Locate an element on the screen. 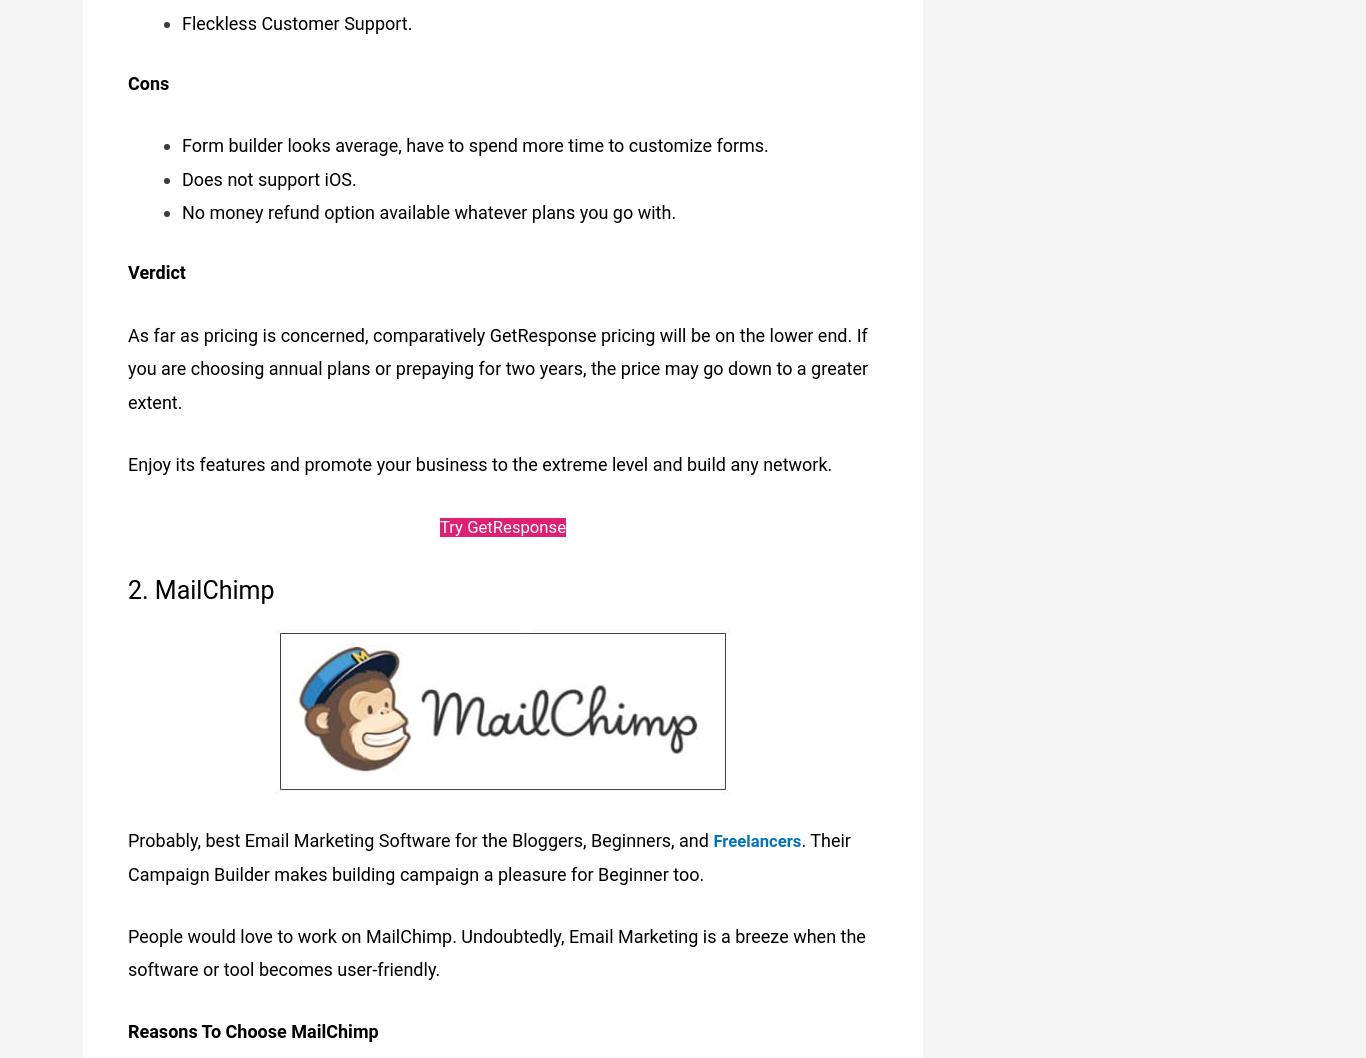 Image resolution: width=1366 pixels, height=1058 pixels. 'Enjoy its features and promote your business to the extreme level and build any network.' is located at coordinates (480, 459).